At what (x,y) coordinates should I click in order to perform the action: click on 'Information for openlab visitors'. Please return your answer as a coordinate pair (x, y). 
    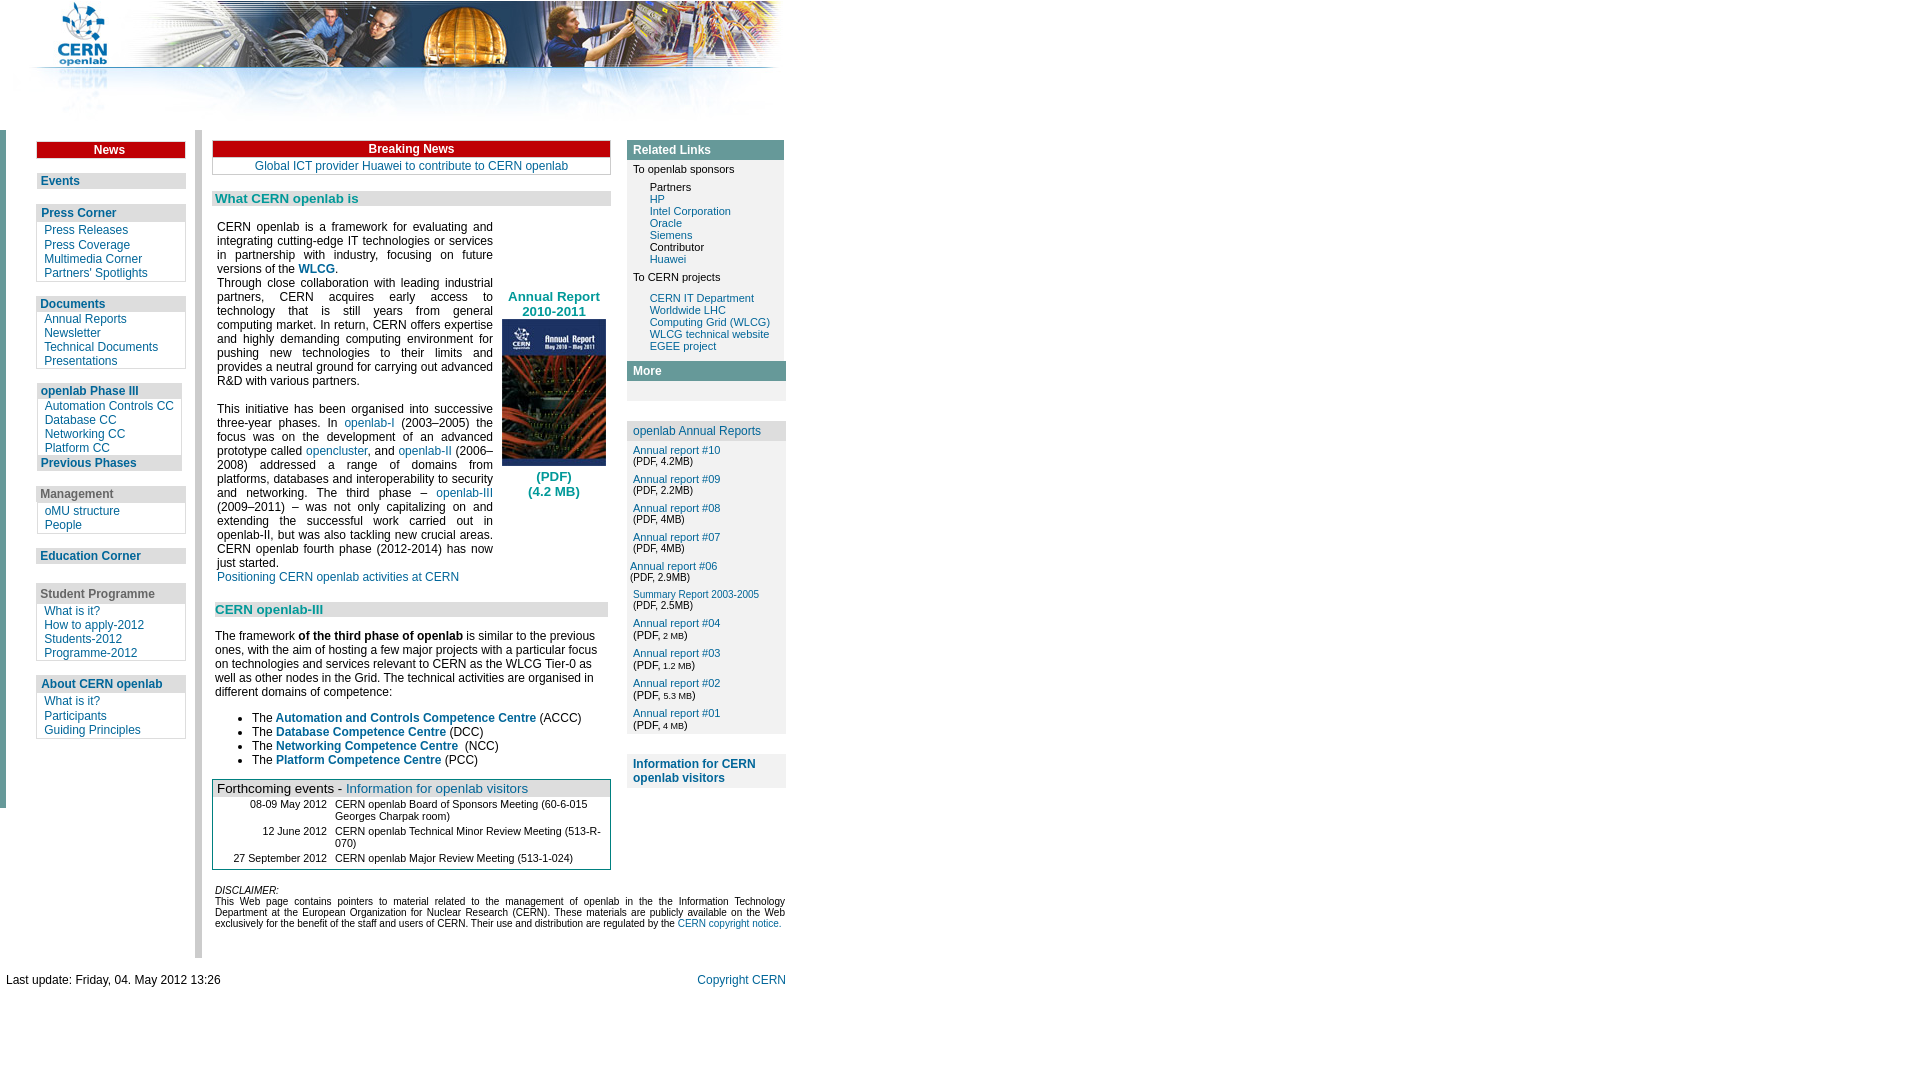
    Looking at the image, I should click on (435, 788).